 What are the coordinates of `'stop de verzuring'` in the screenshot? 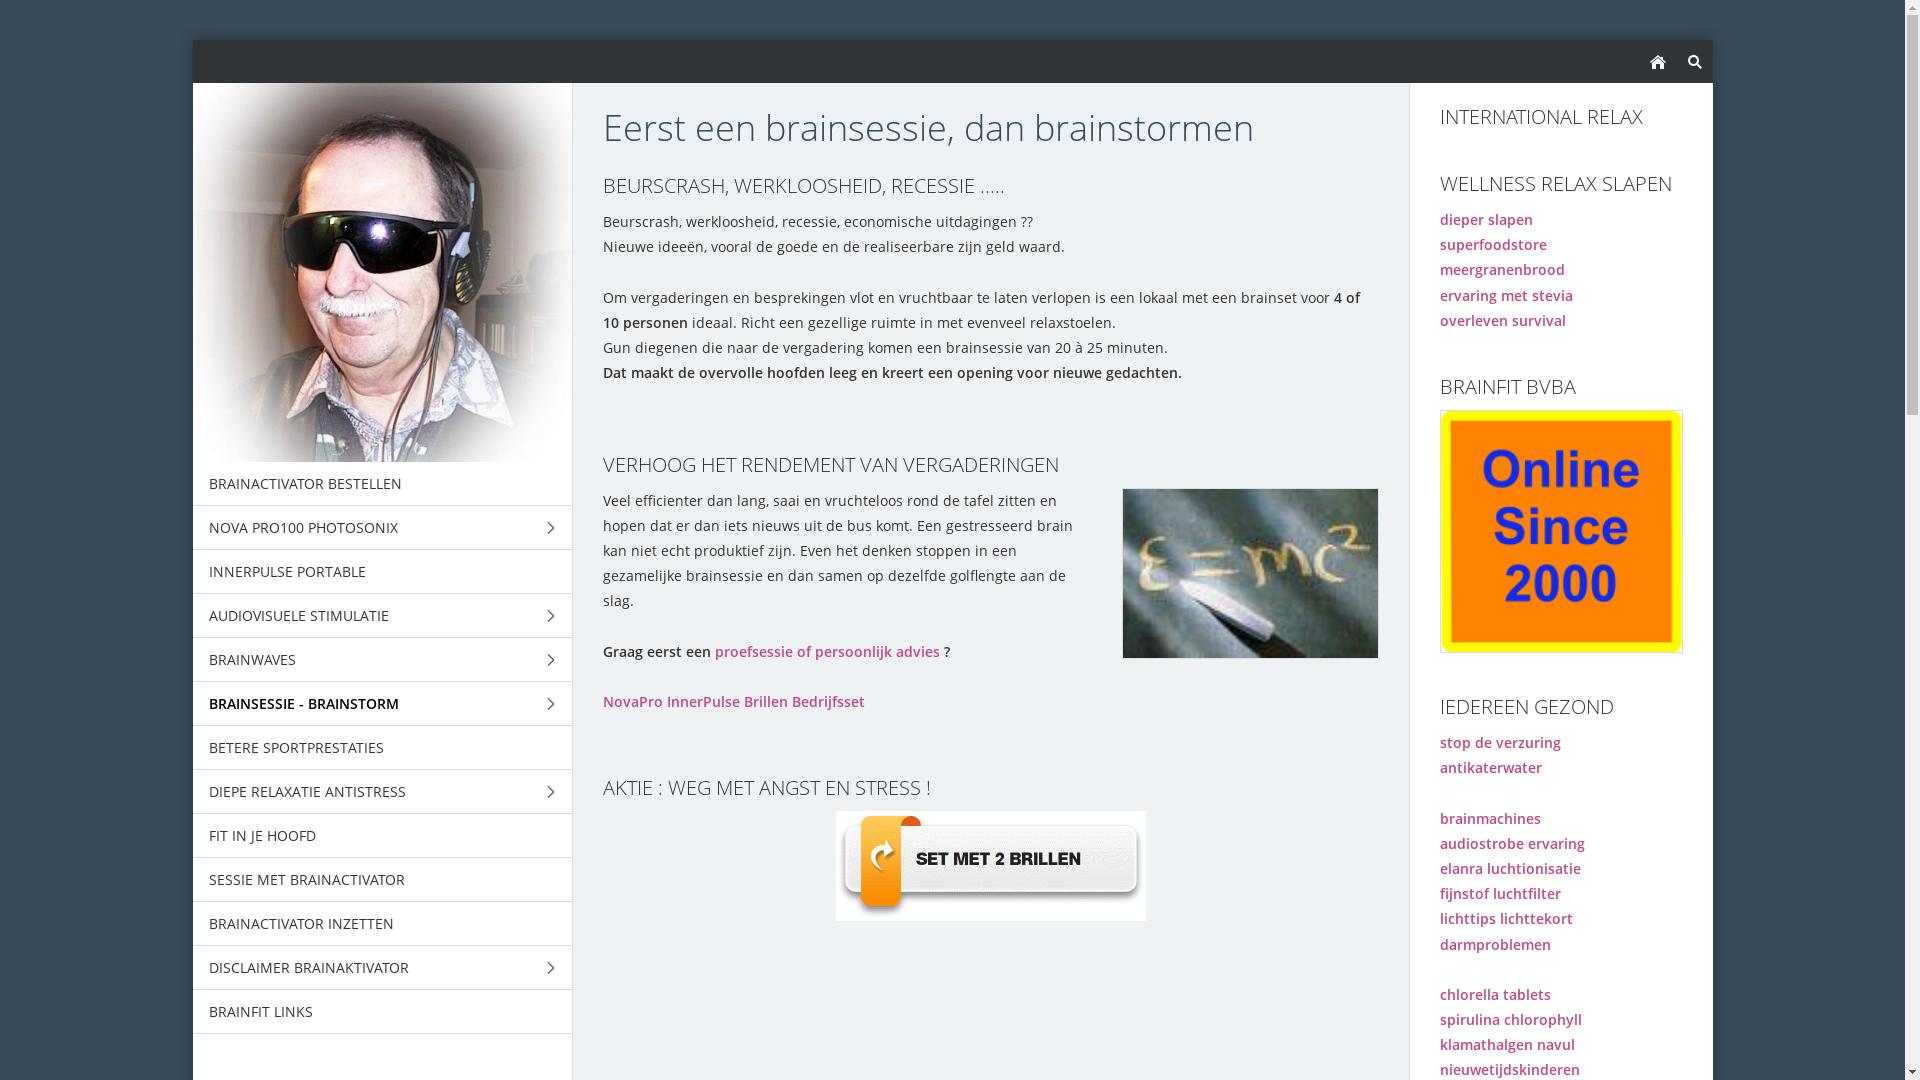 It's located at (1440, 742).